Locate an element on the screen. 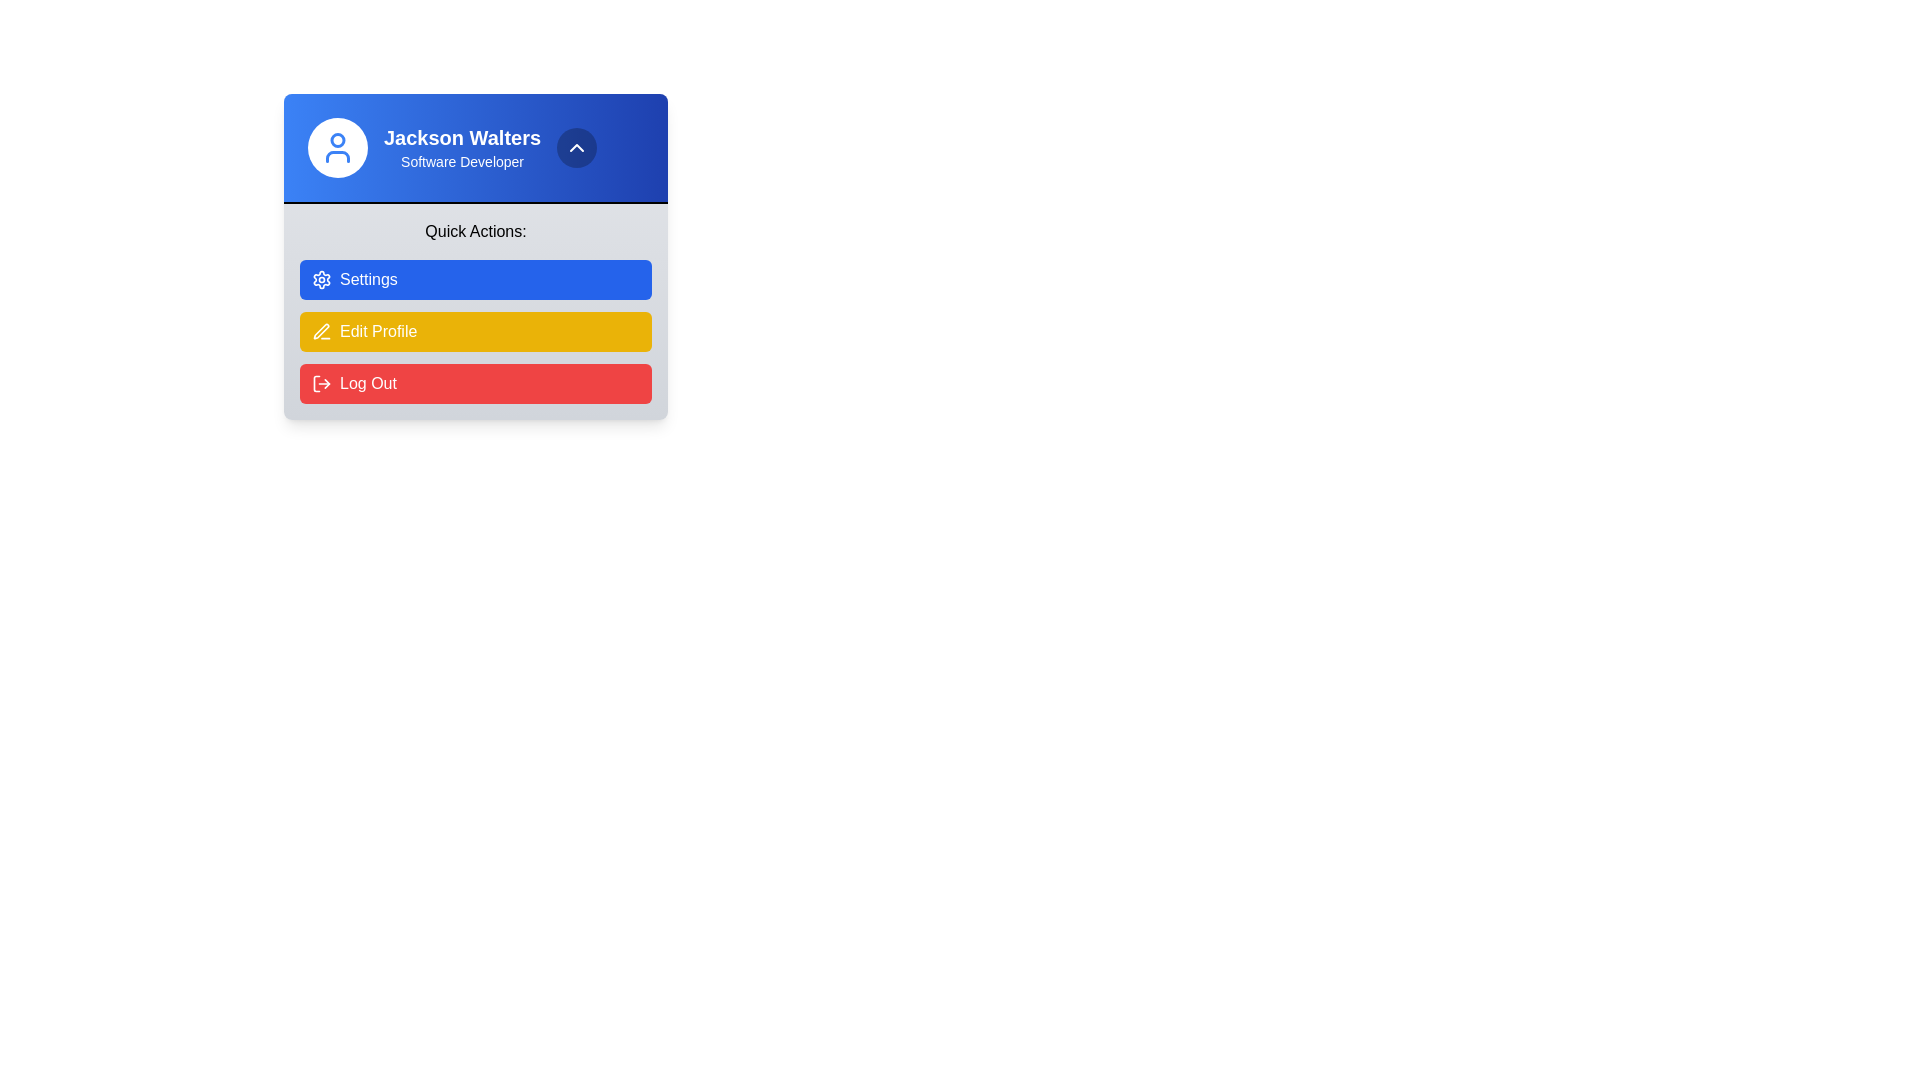 Image resolution: width=1920 pixels, height=1080 pixels. the circular button with a dark background and downward-pointing chevron icon located in the top-right corner of the blue header section, next to the user name 'Jackson Walters' is located at coordinates (576, 146).